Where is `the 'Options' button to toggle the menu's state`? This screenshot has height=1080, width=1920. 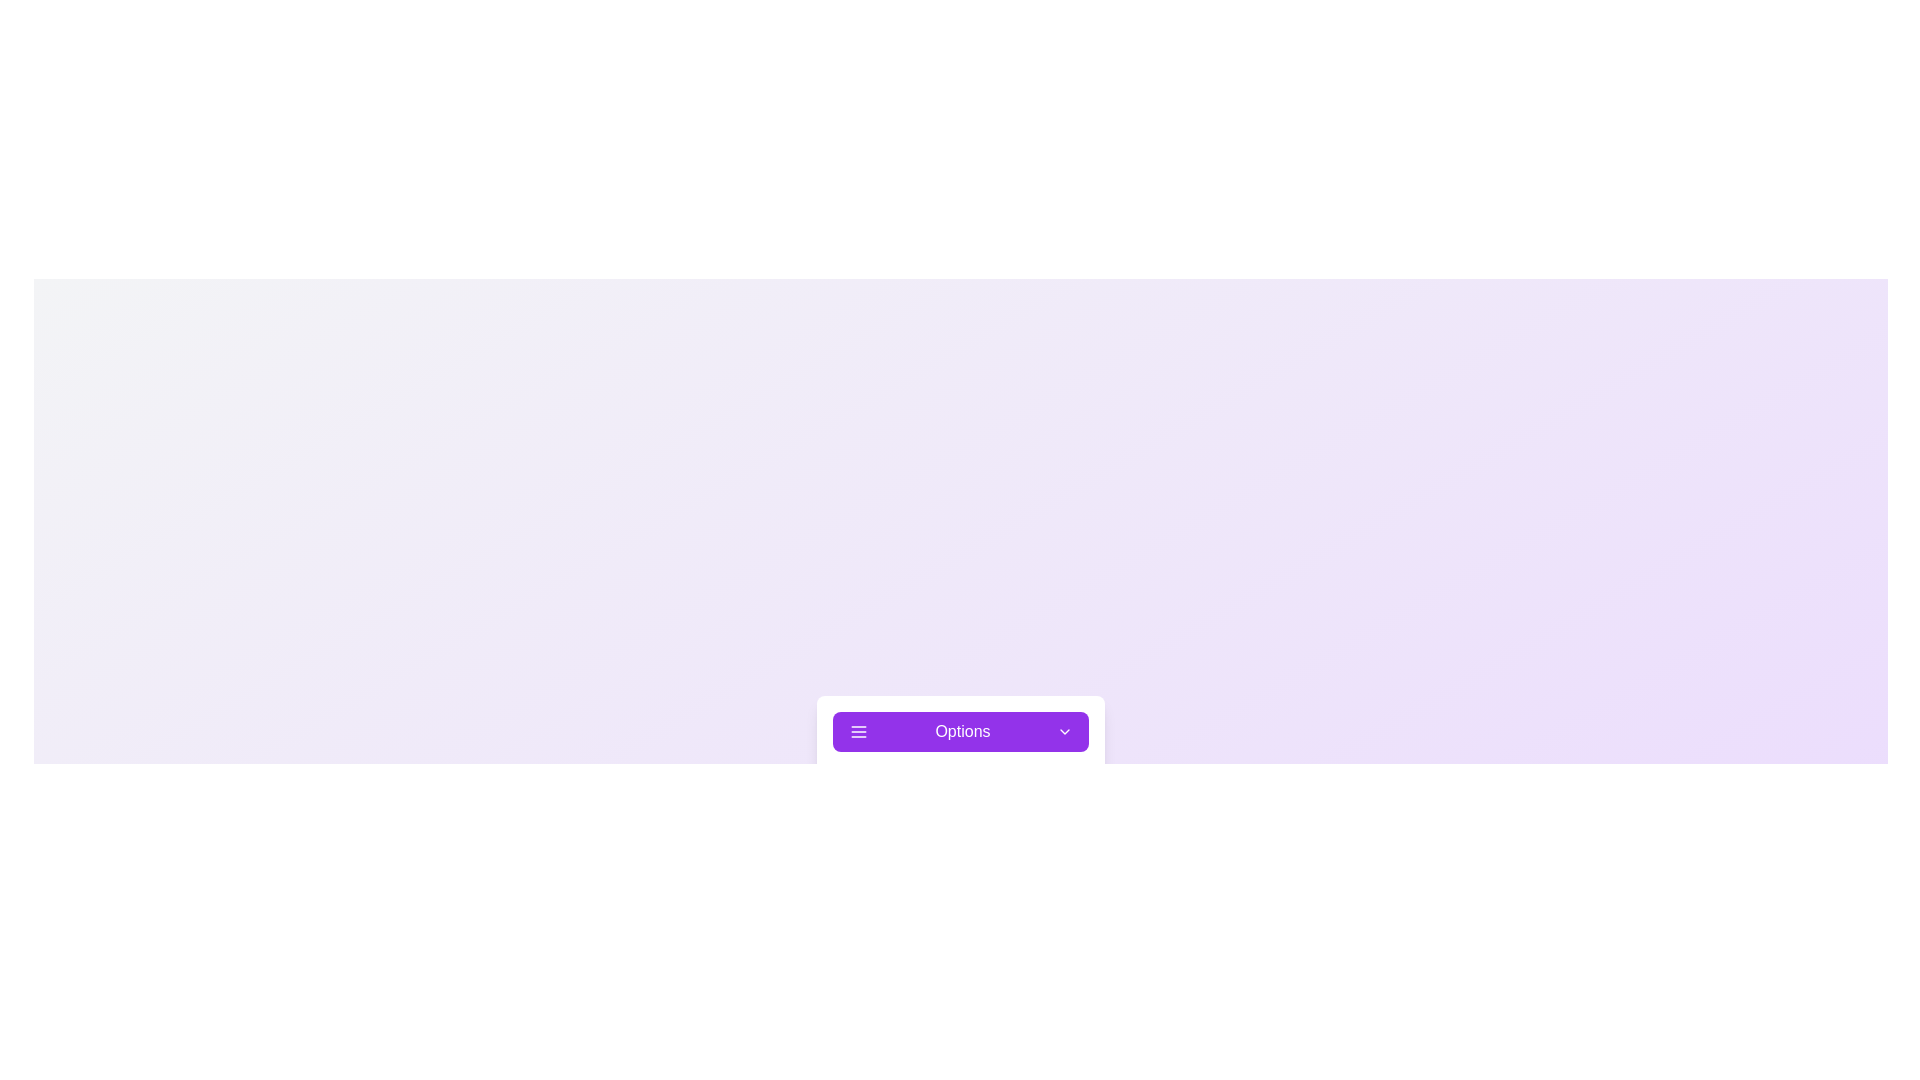 the 'Options' button to toggle the menu's state is located at coordinates (960, 731).